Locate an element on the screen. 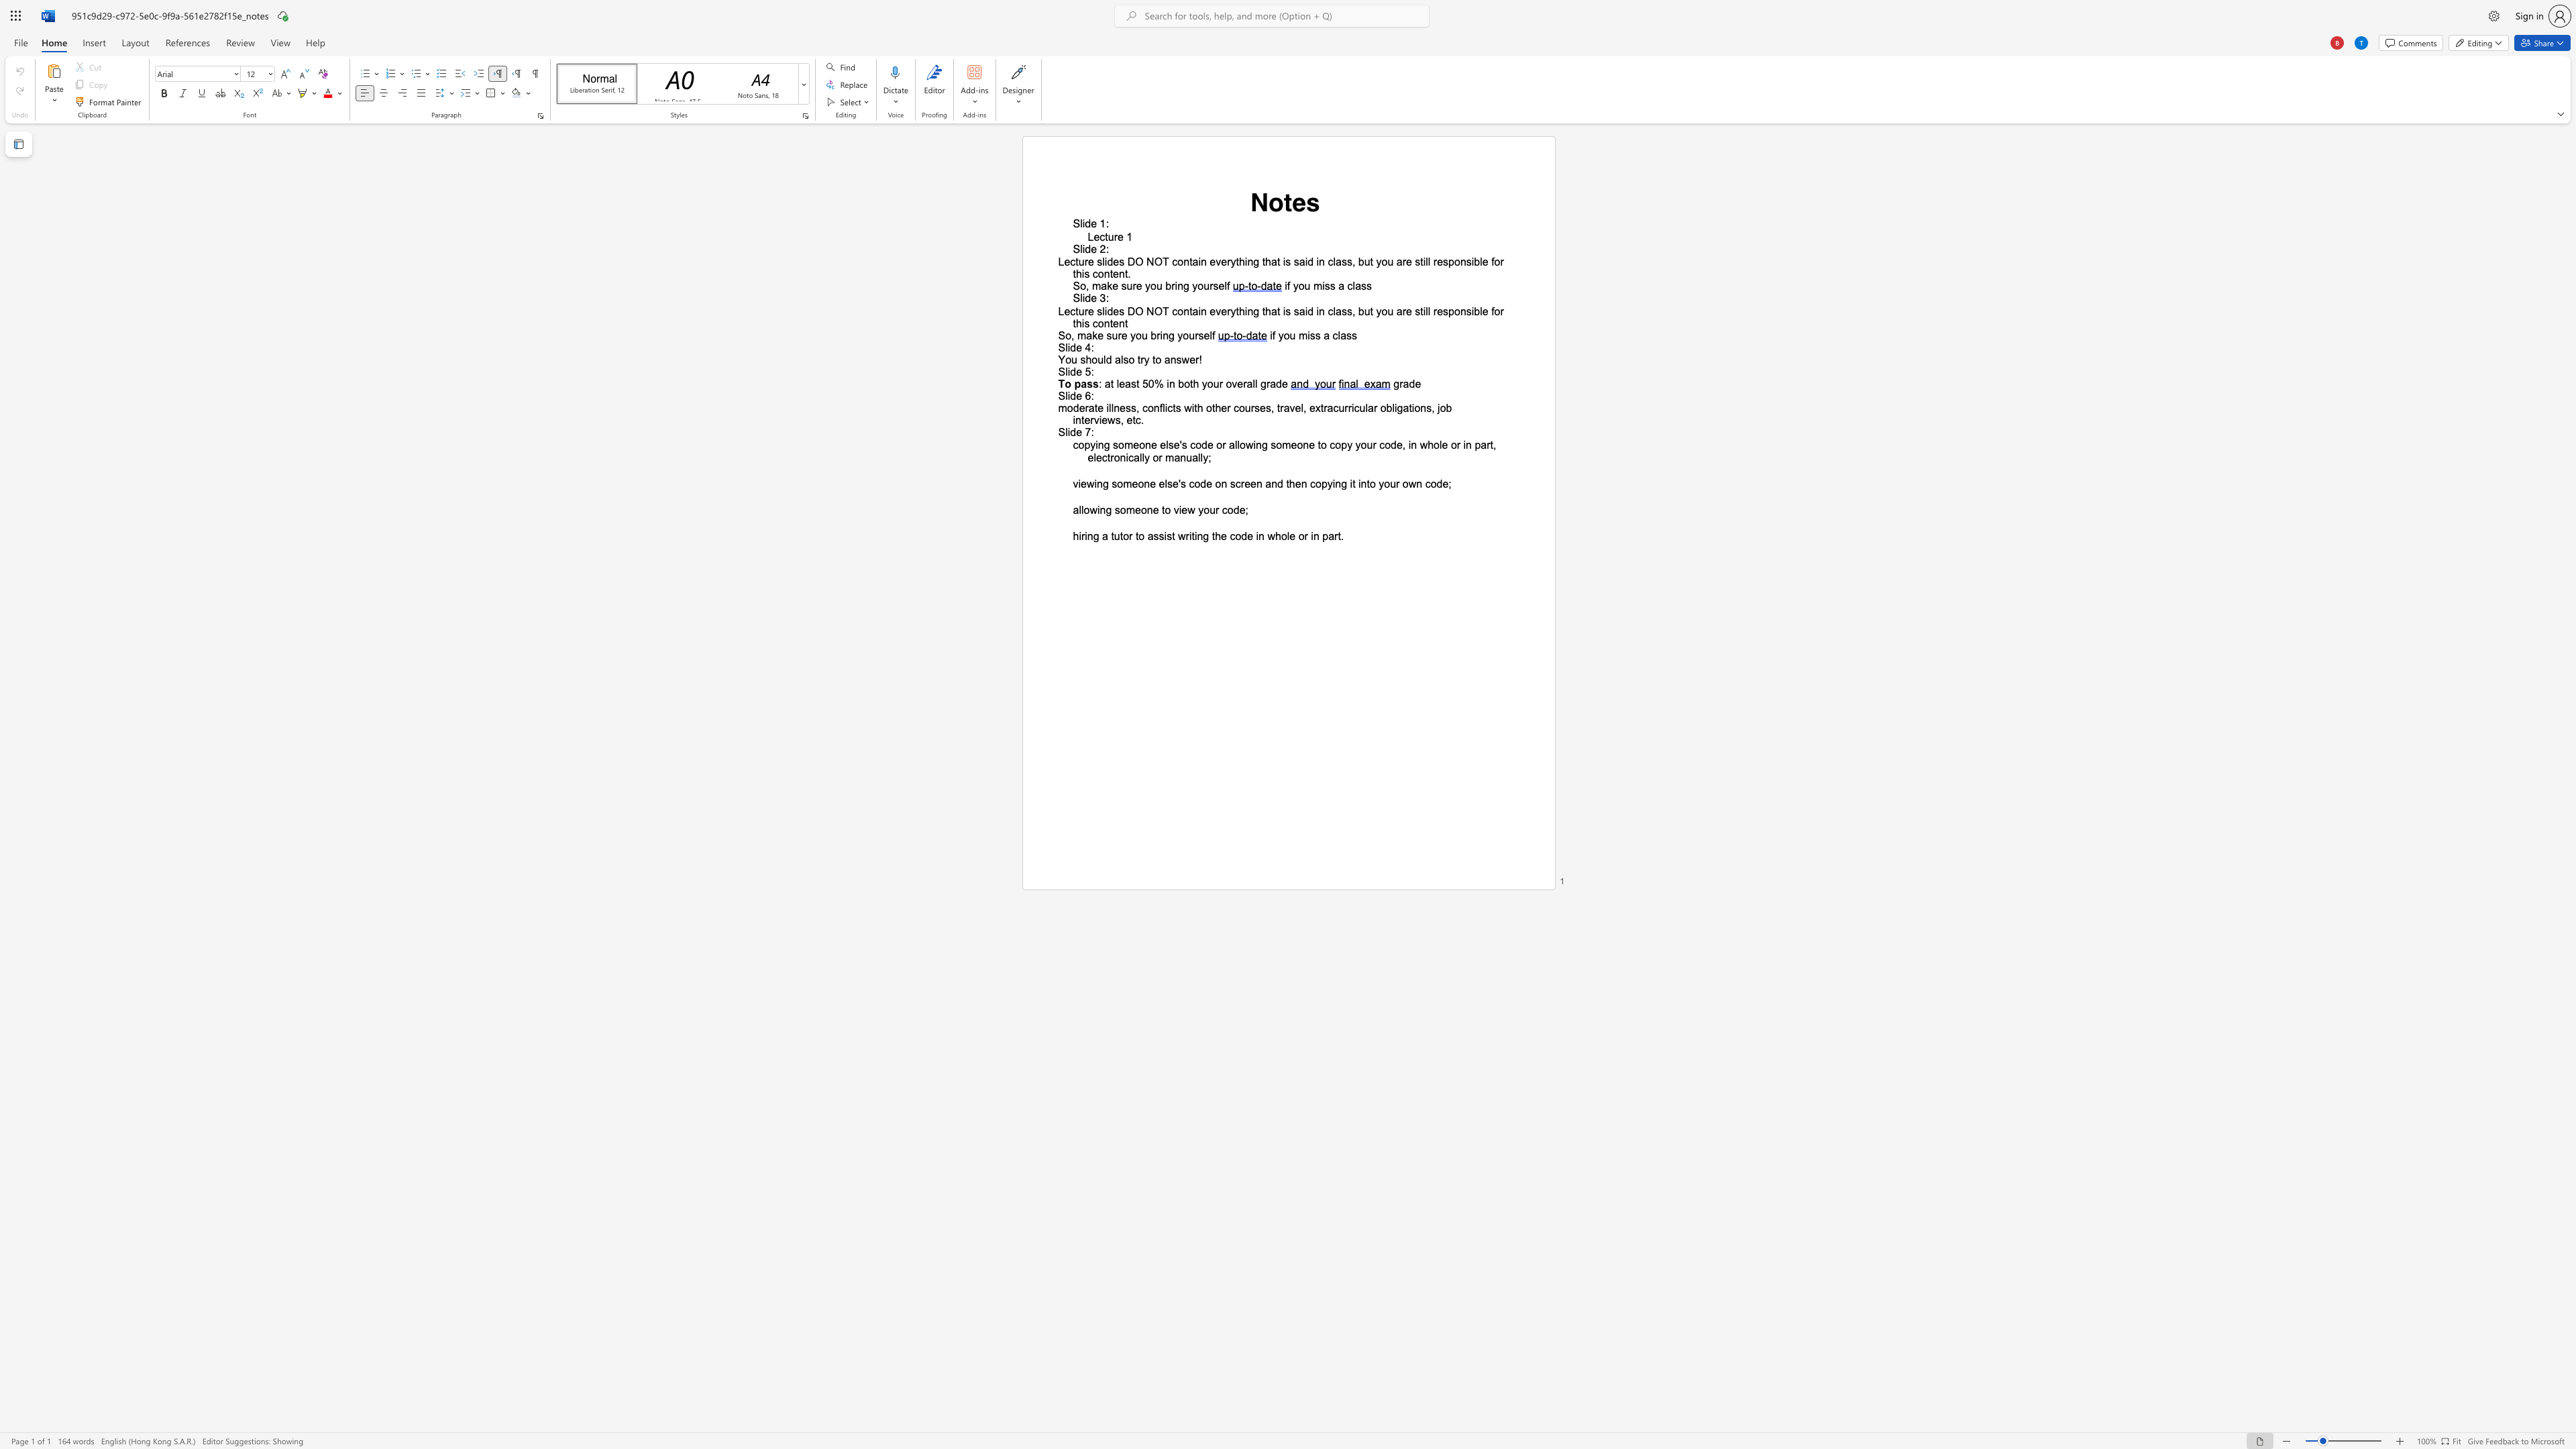  the space between the continuous character "e" and "l" in the text is located at coordinates (1300, 407).